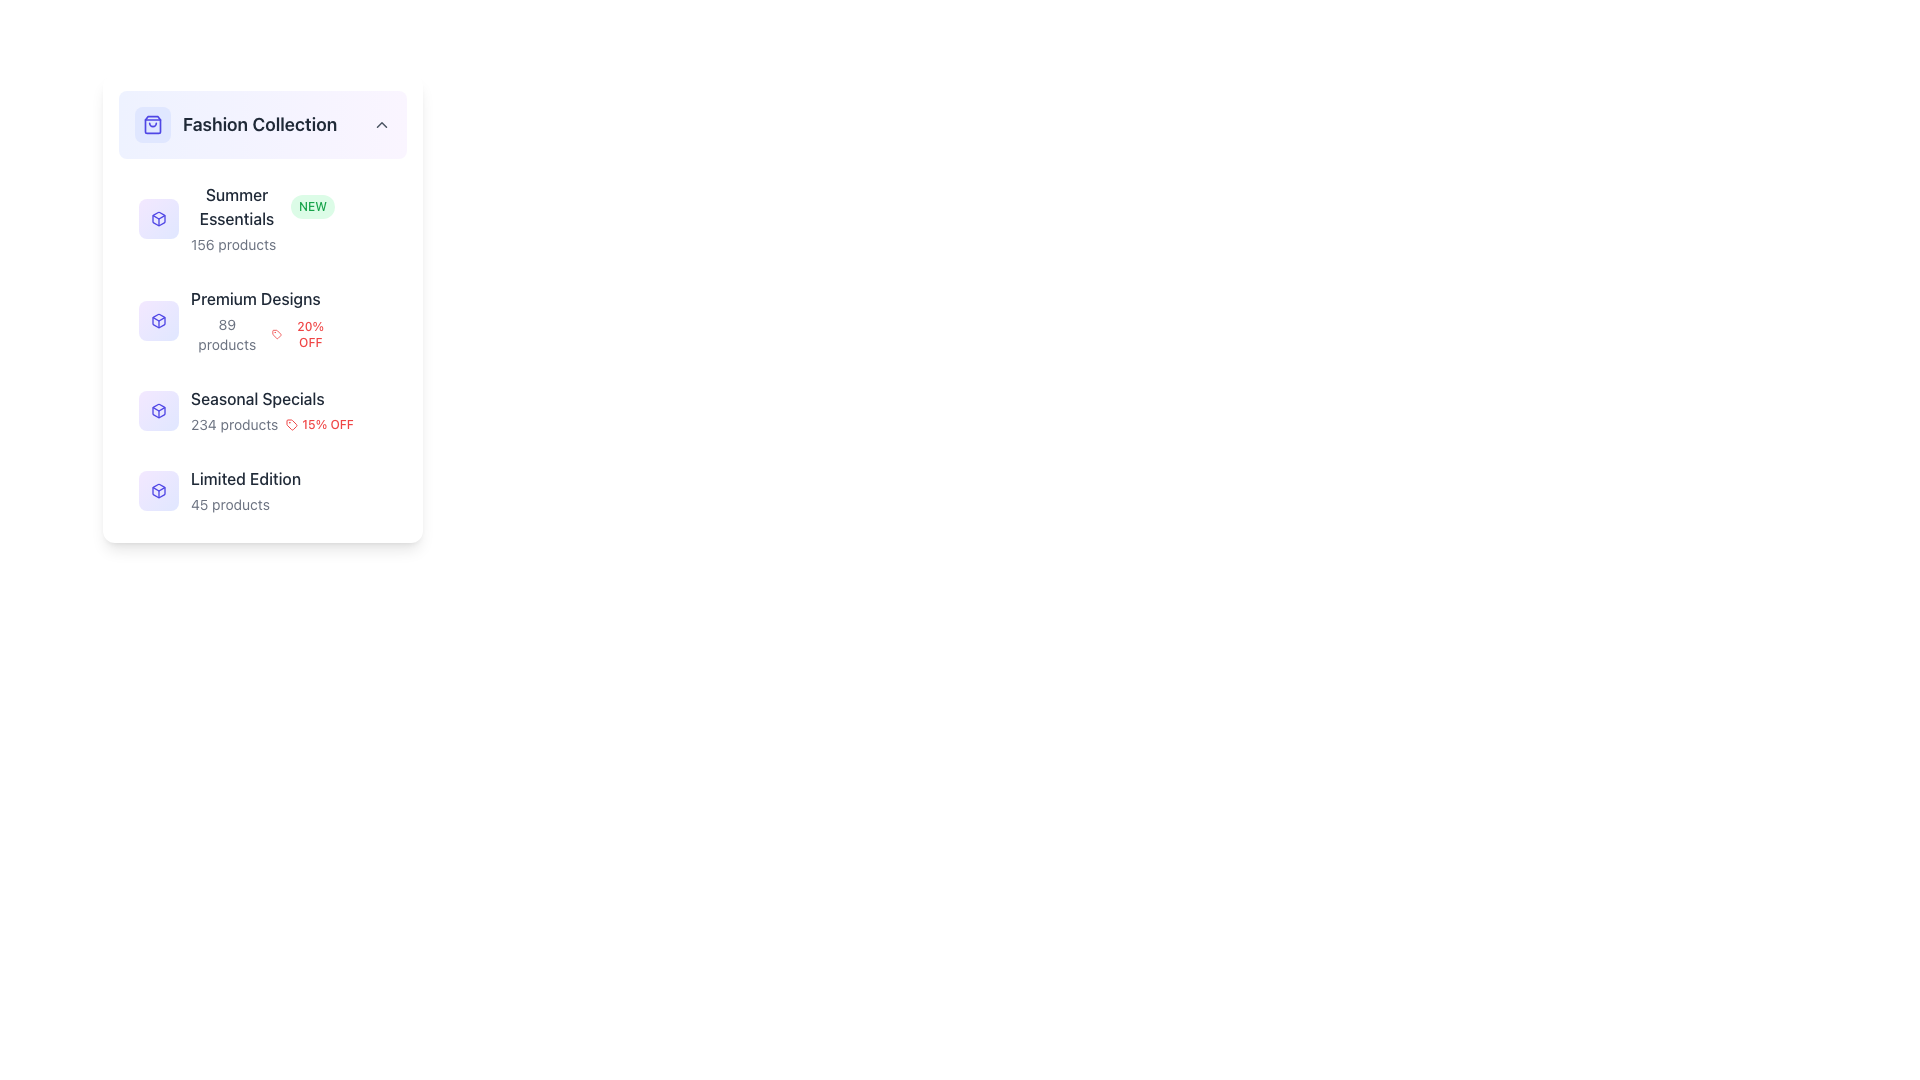  What do you see at coordinates (262, 308) in the screenshot?
I see `the 'Premium Designs' category item, which is the second item in the vertical list and positioned between 'Summer Essentials' and 'Seasonal Specials'` at bounding box center [262, 308].